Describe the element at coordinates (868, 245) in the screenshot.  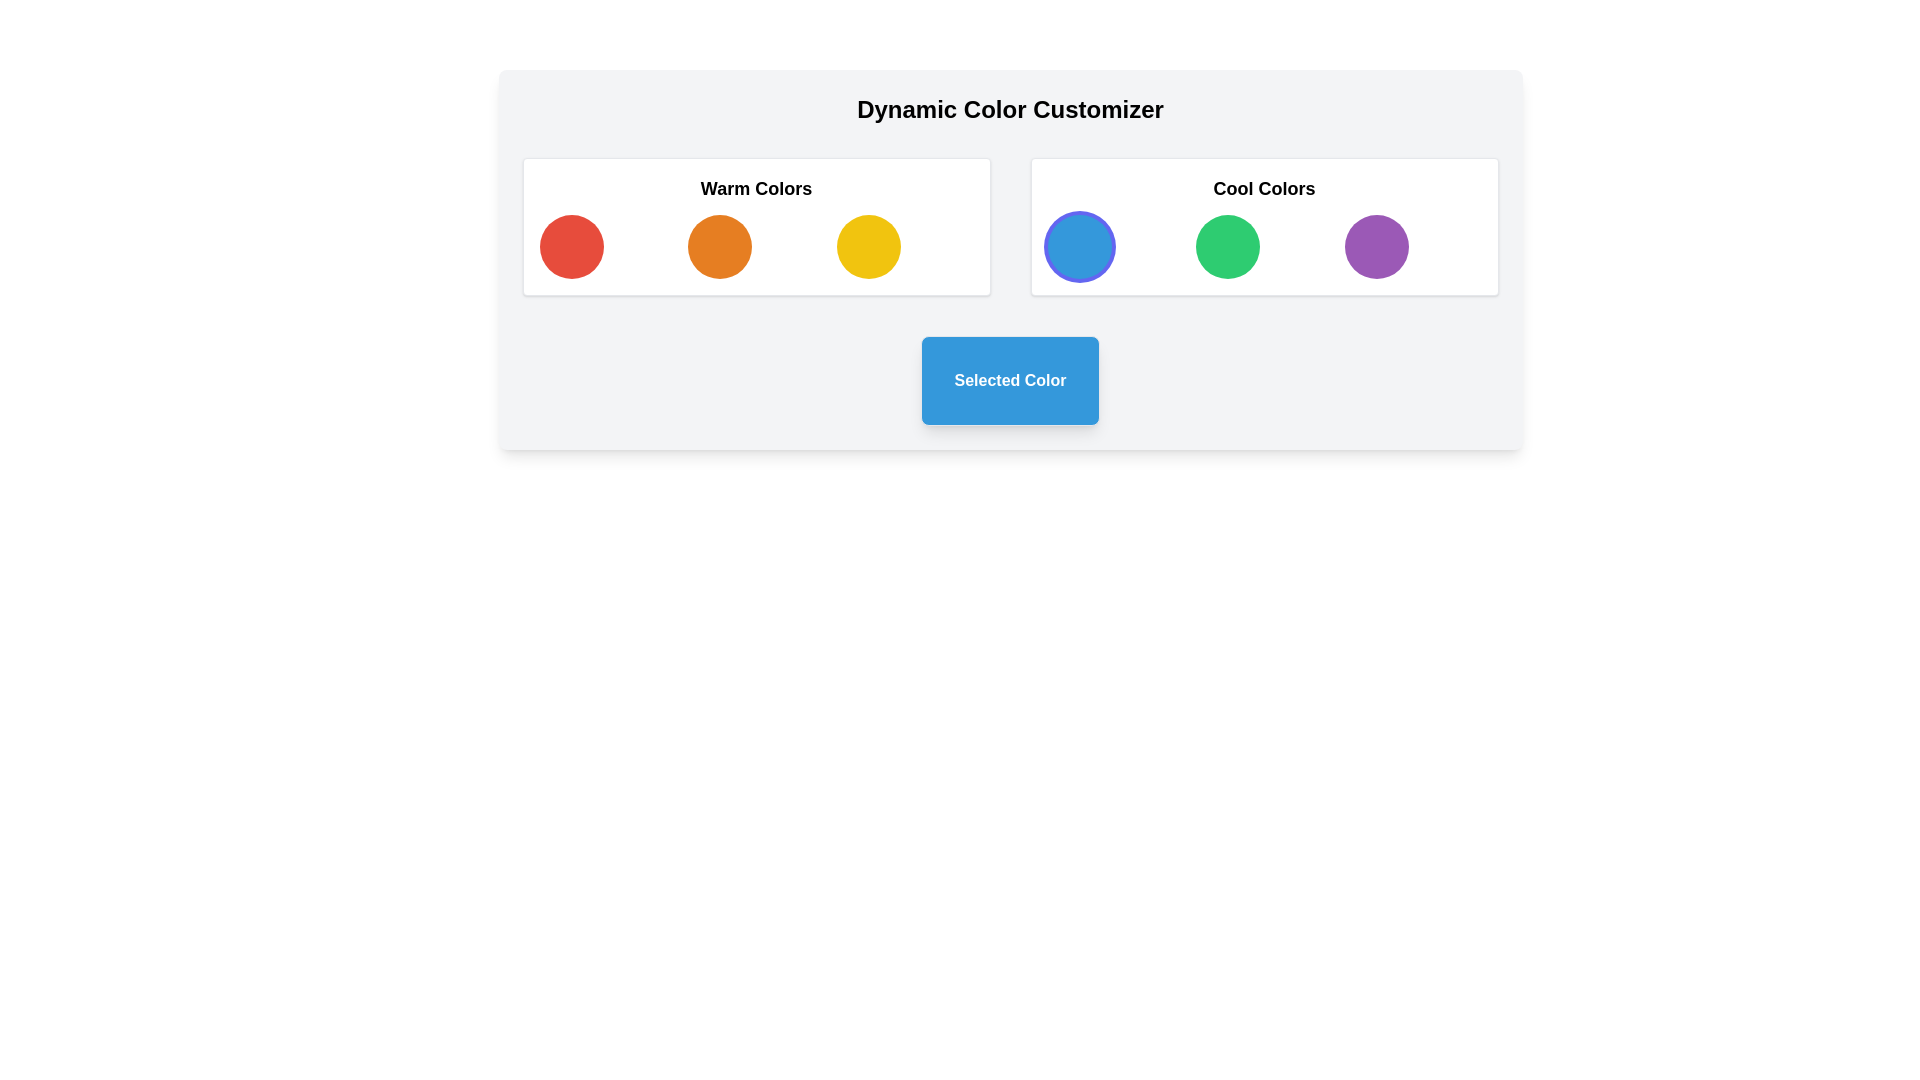
I see `the third button in the 'Warm Colors' section, located in the bottom row of a three-column grid` at that location.